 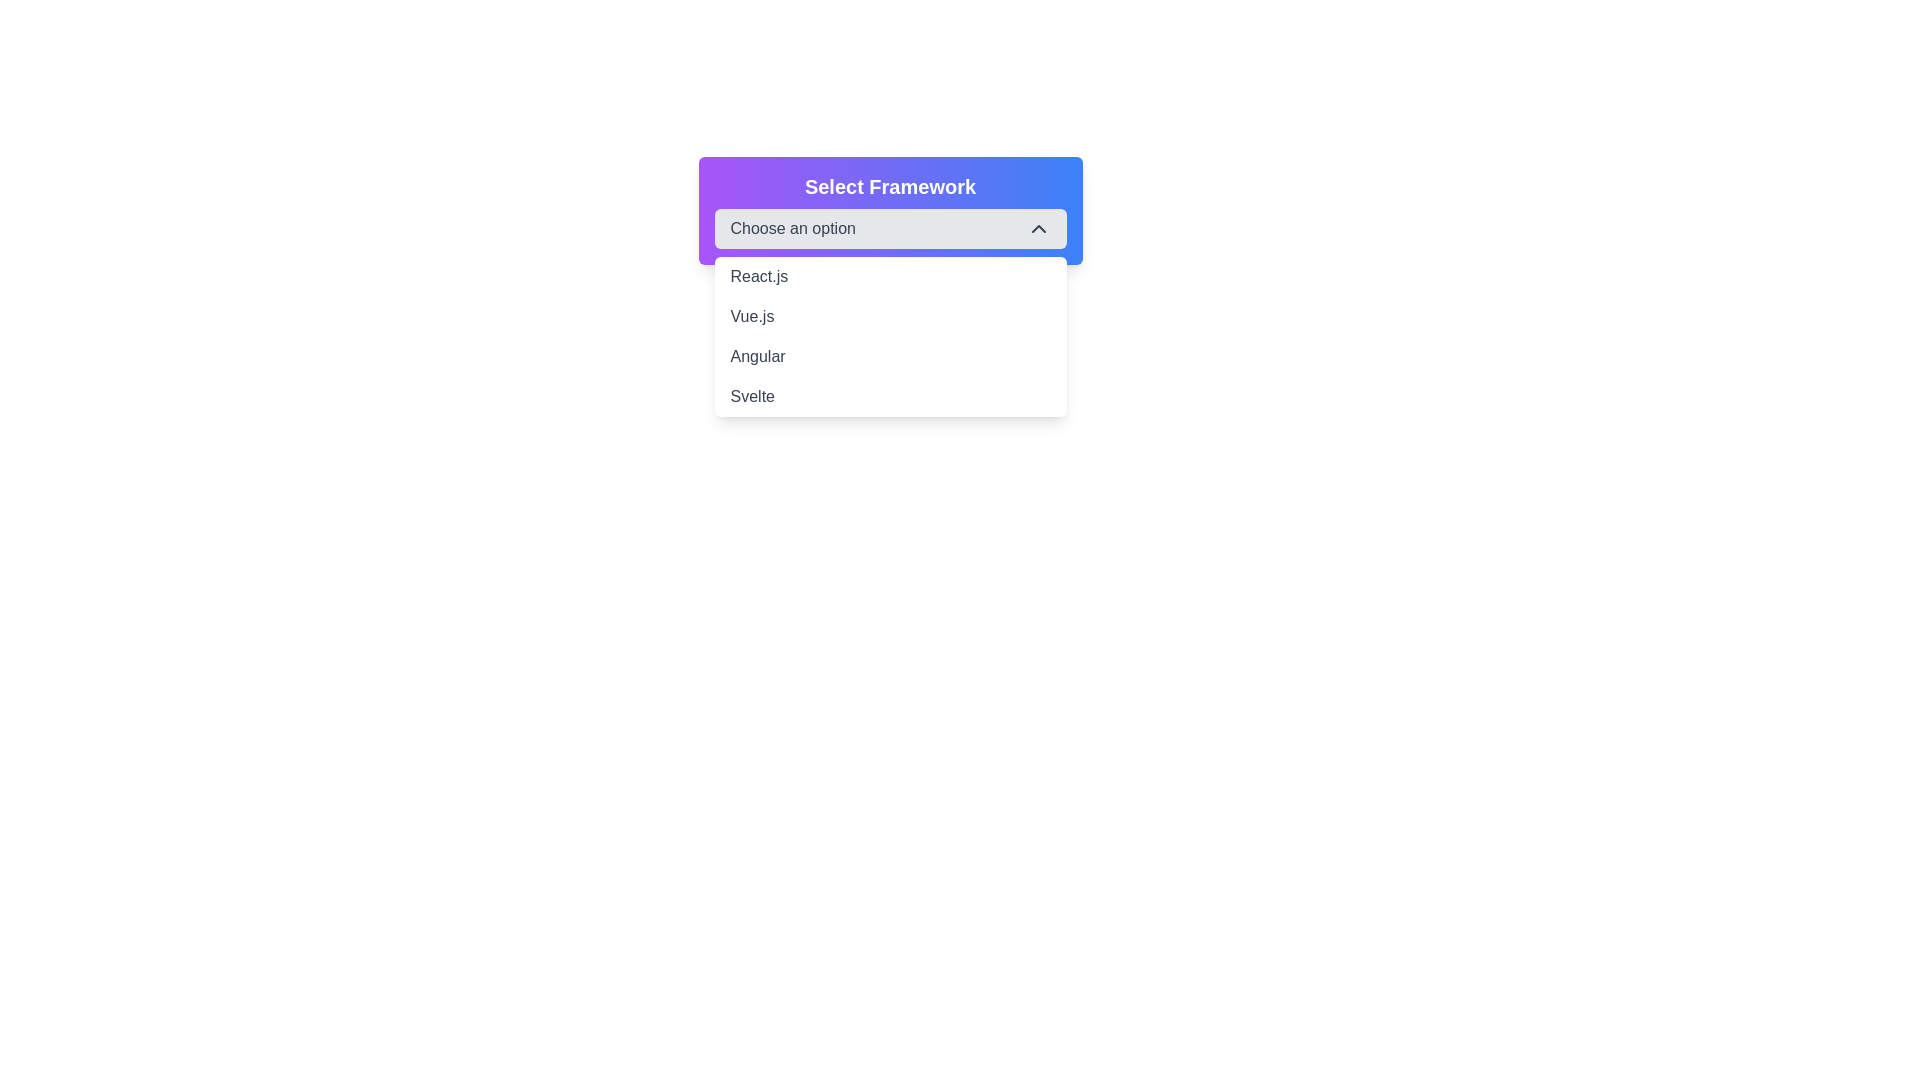 What do you see at coordinates (889, 277) in the screenshot?
I see `the 'React.js' list item in the dropdown menu` at bounding box center [889, 277].